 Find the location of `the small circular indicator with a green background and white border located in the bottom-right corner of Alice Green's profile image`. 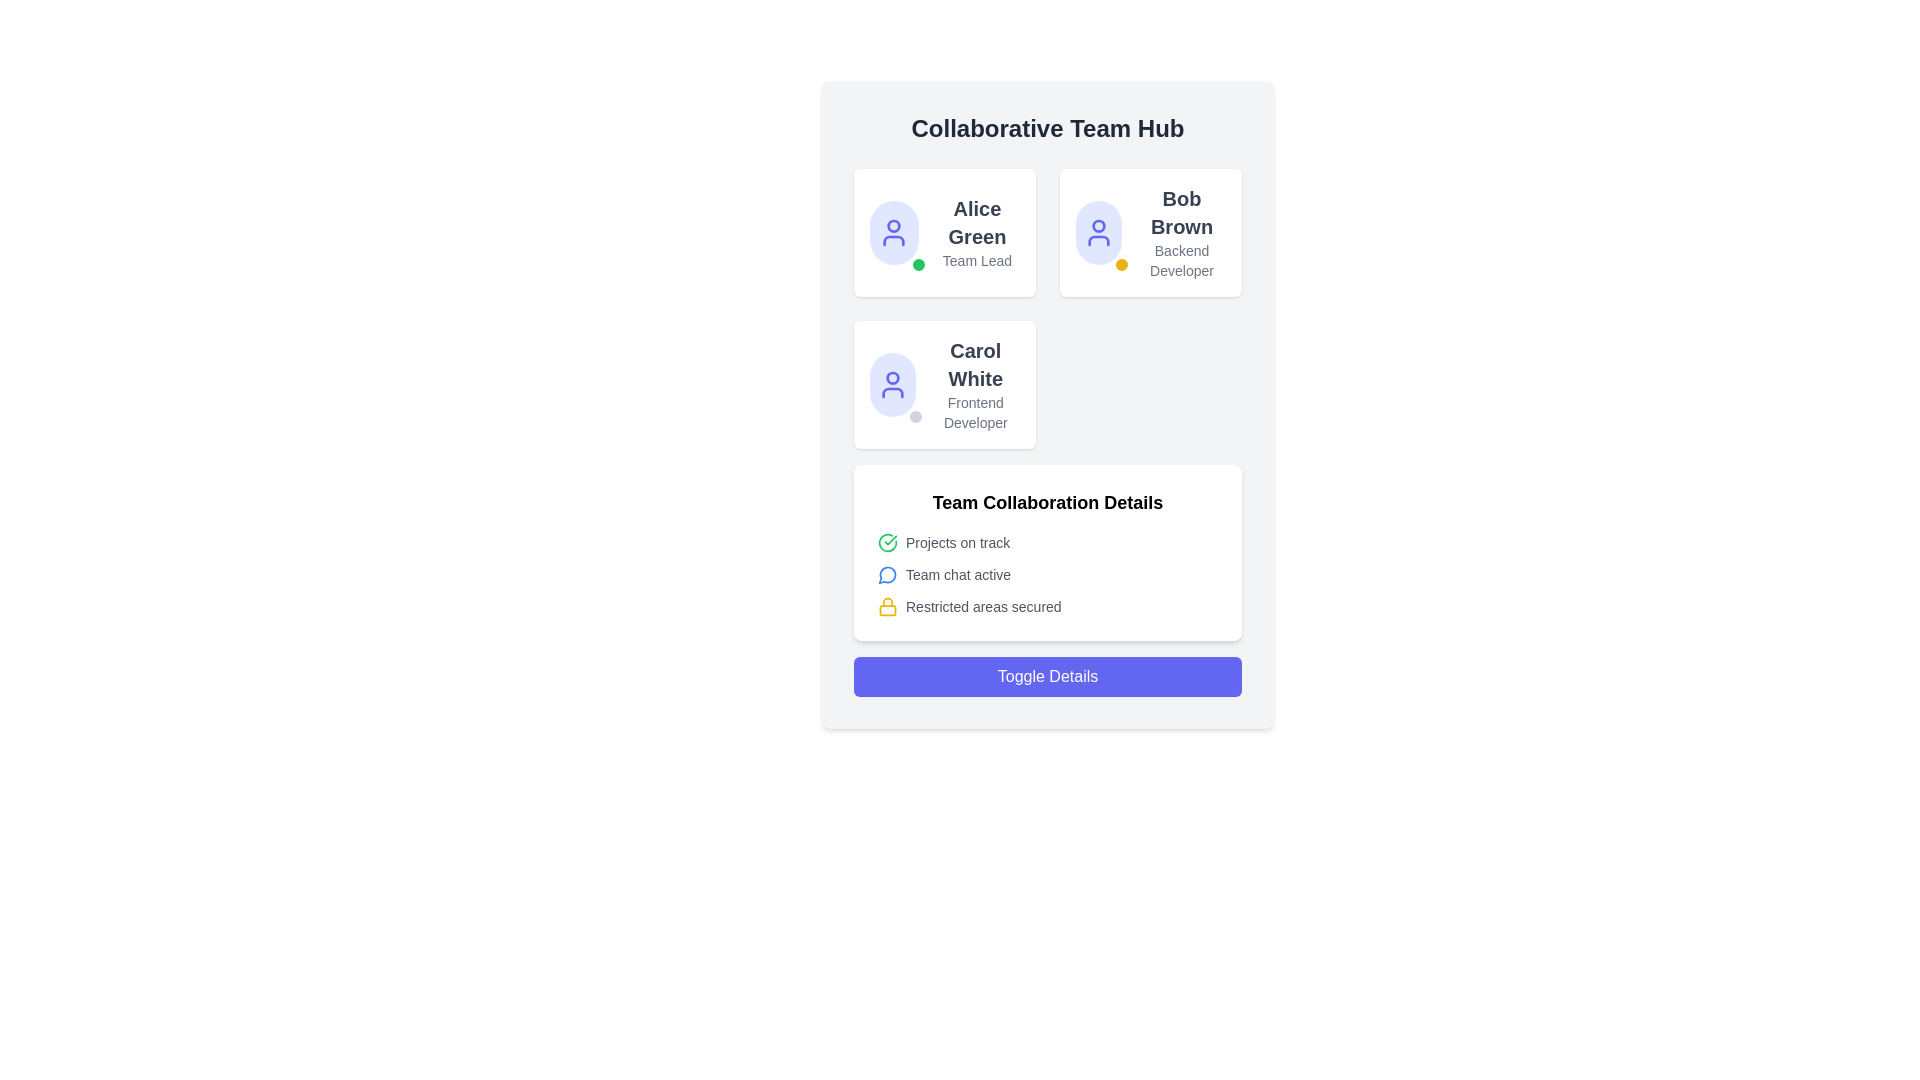

the small circular indicator with a green background and white border located in the bottom-right corner of Alice Green's profile image is located at coordinates (917, 264).